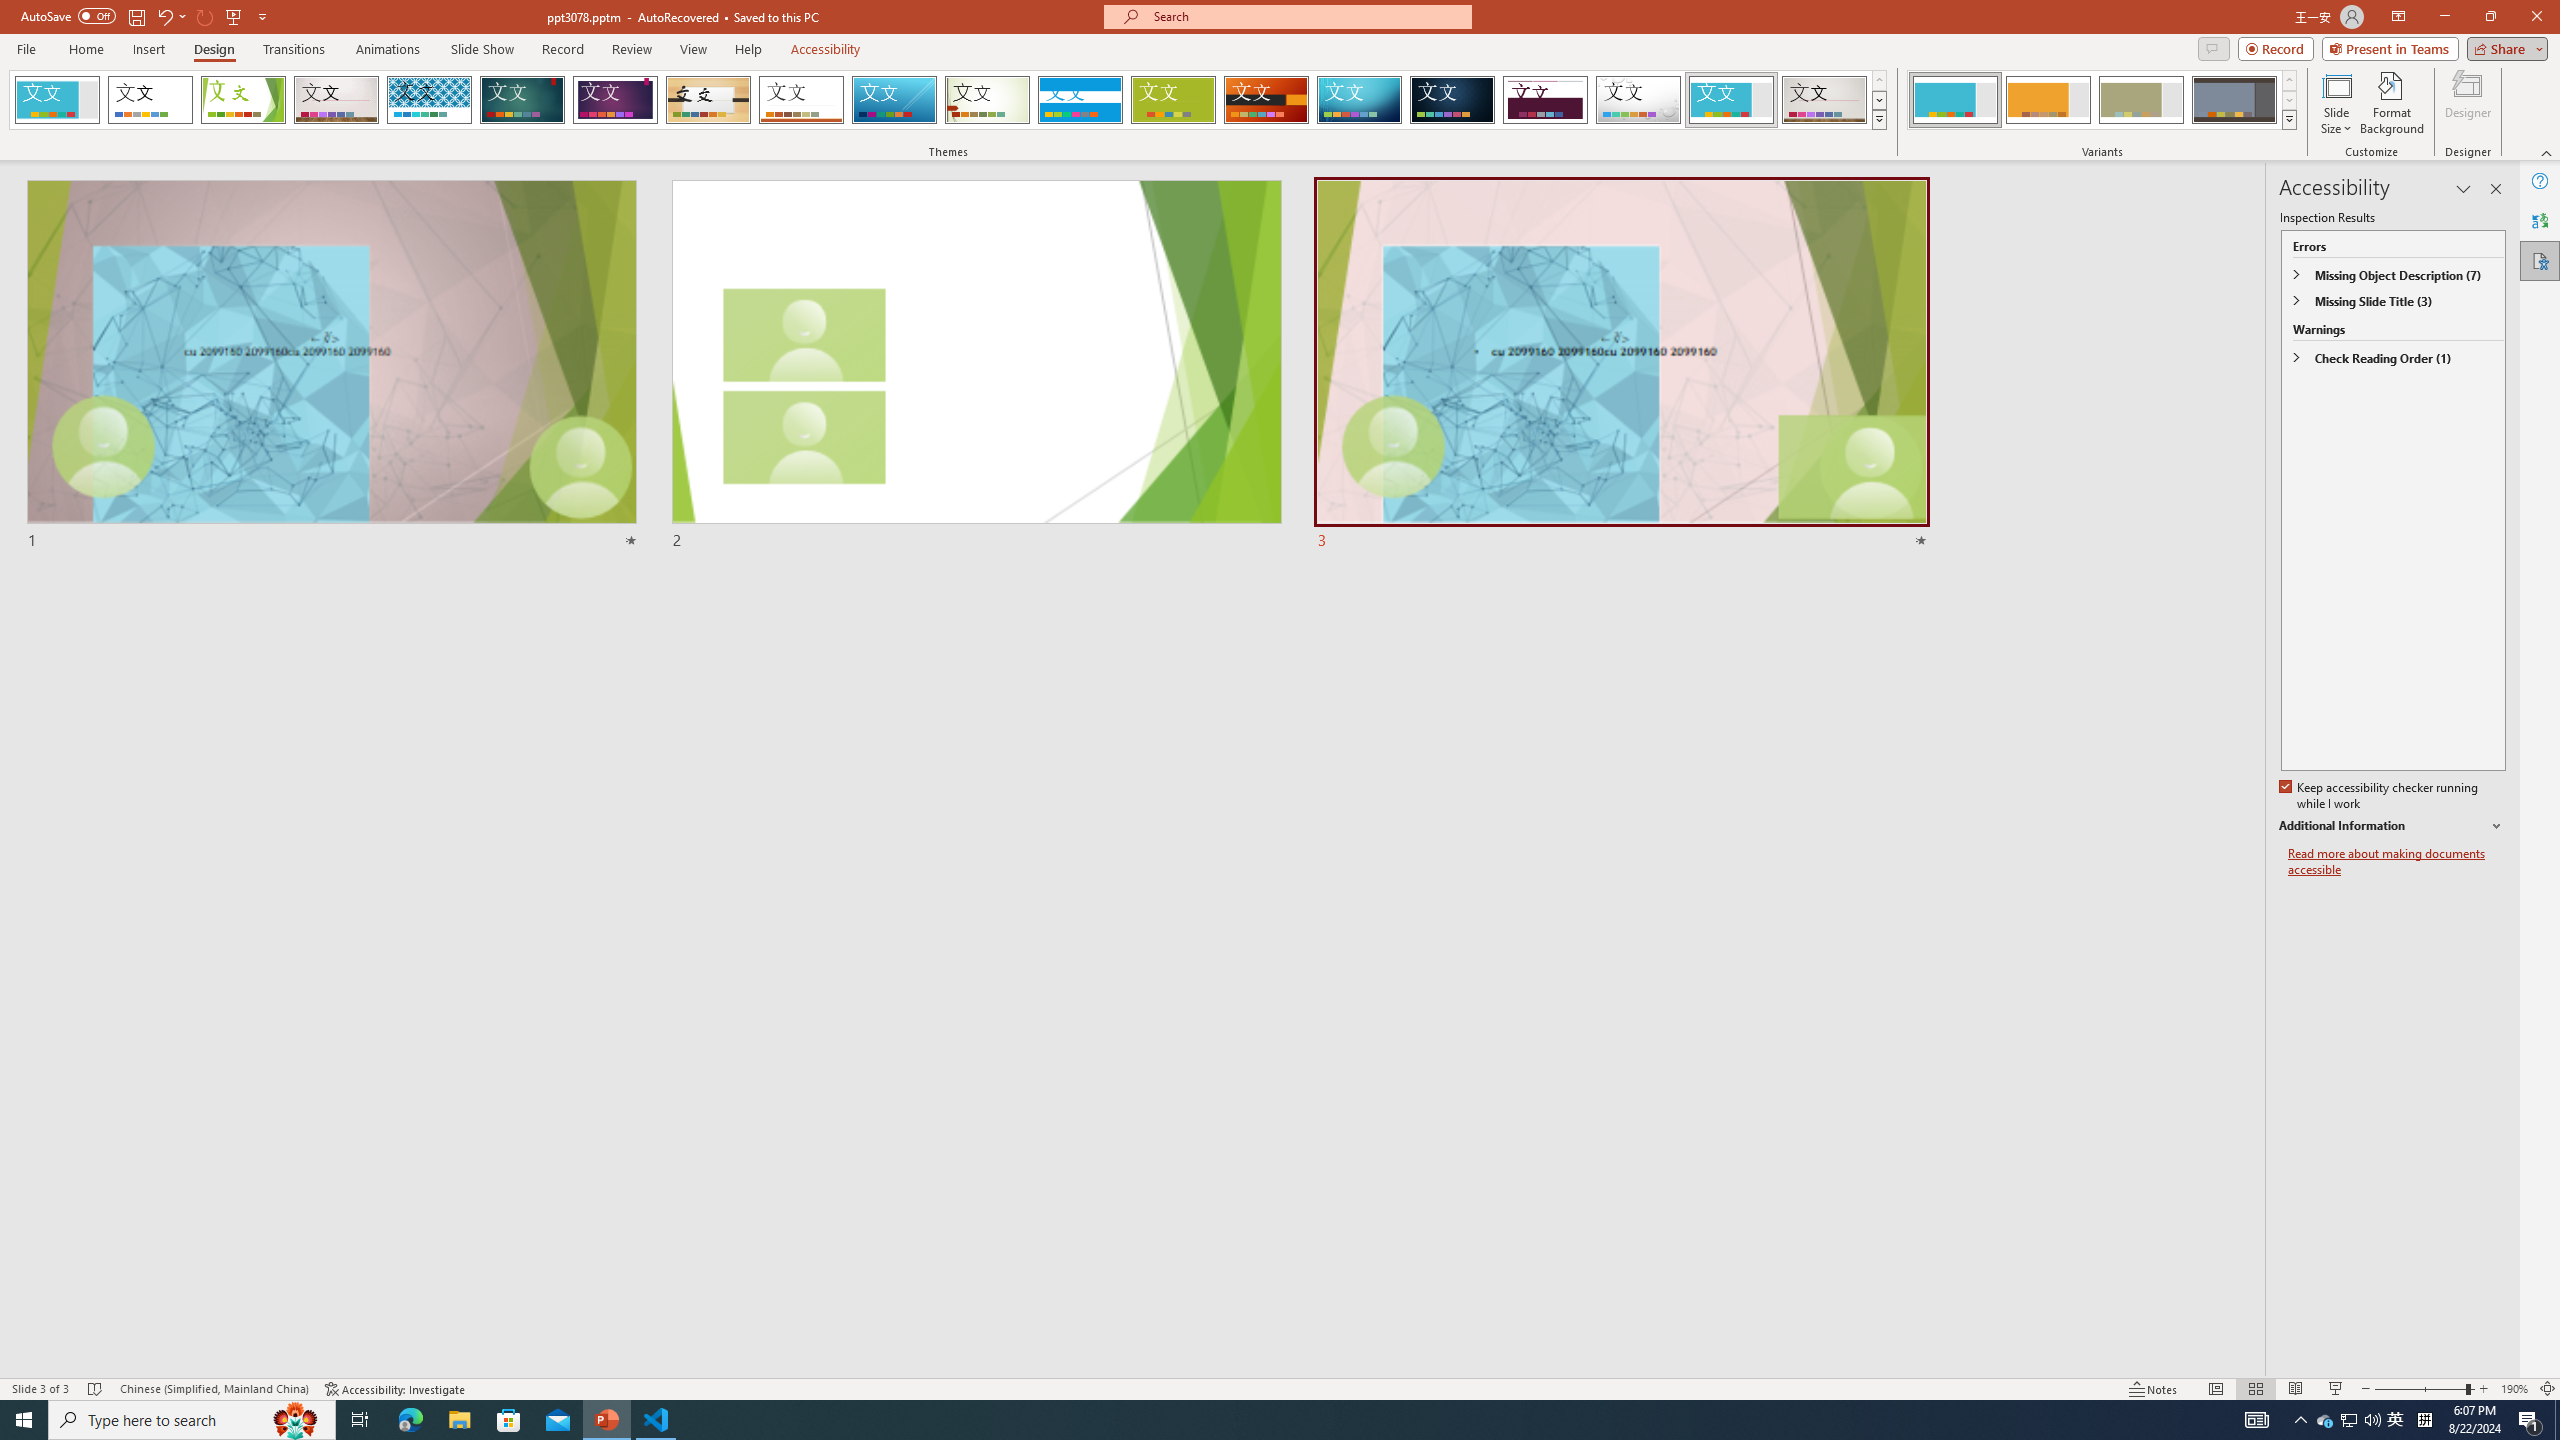 The image size is (2560, 1440). What do you see at coordinates (709, 99) in the screenshot?
I see `'Organic'` at bounding box center [709, 99].